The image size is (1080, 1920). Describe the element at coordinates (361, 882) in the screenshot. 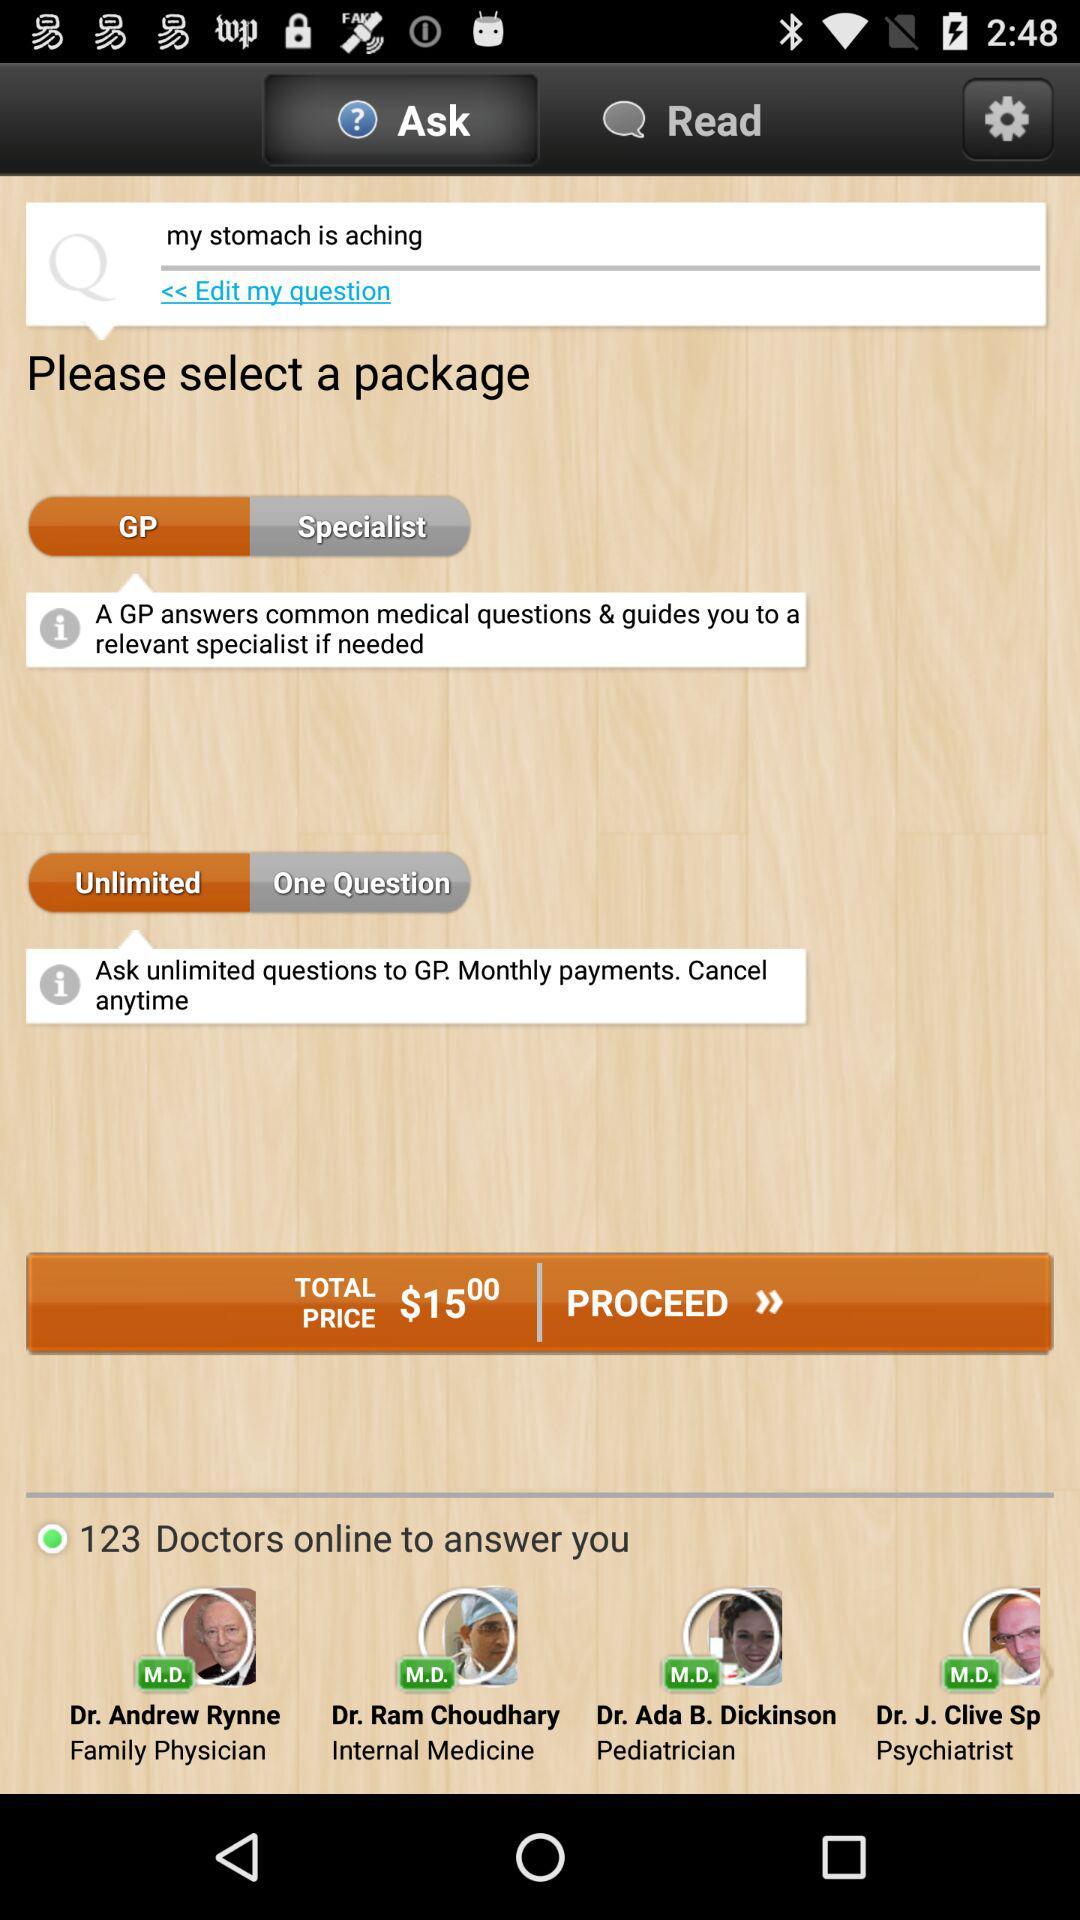

I see `one question` at that location.